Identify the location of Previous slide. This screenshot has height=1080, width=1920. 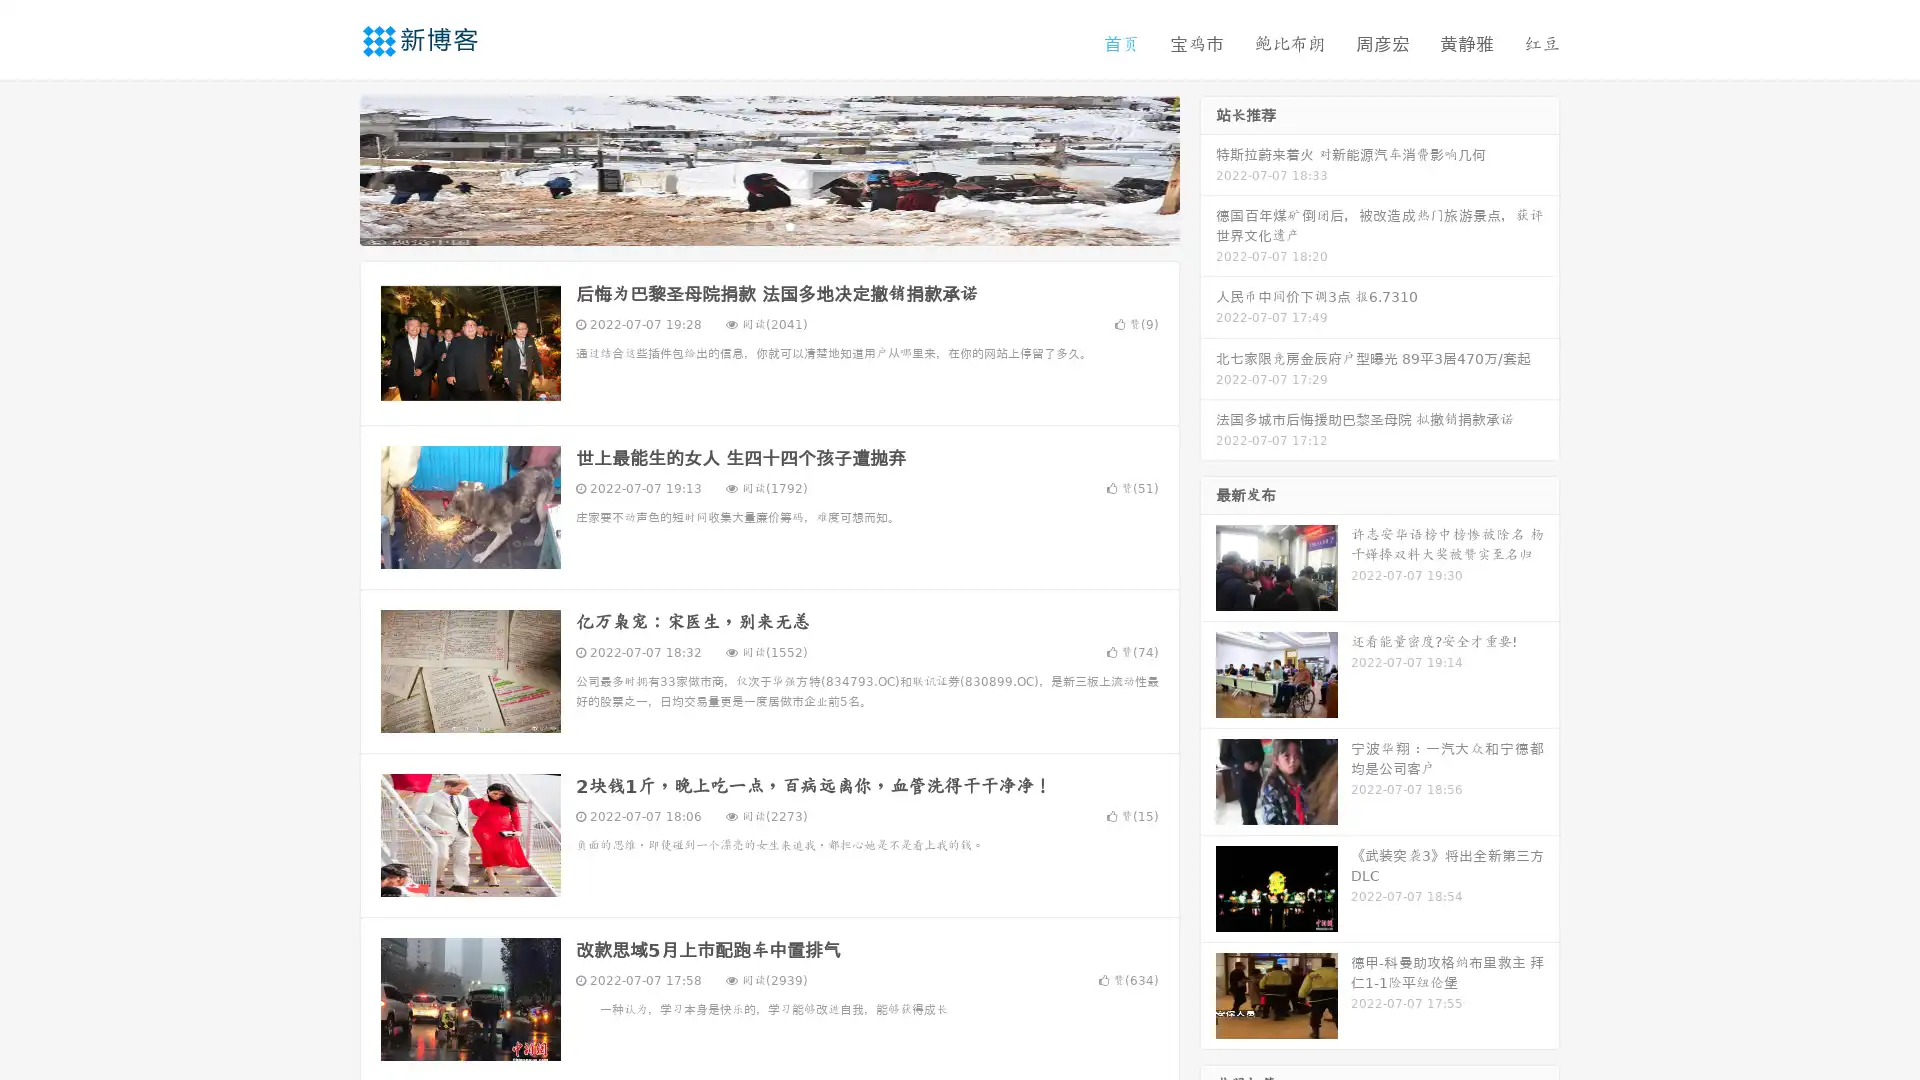
(330, 168).